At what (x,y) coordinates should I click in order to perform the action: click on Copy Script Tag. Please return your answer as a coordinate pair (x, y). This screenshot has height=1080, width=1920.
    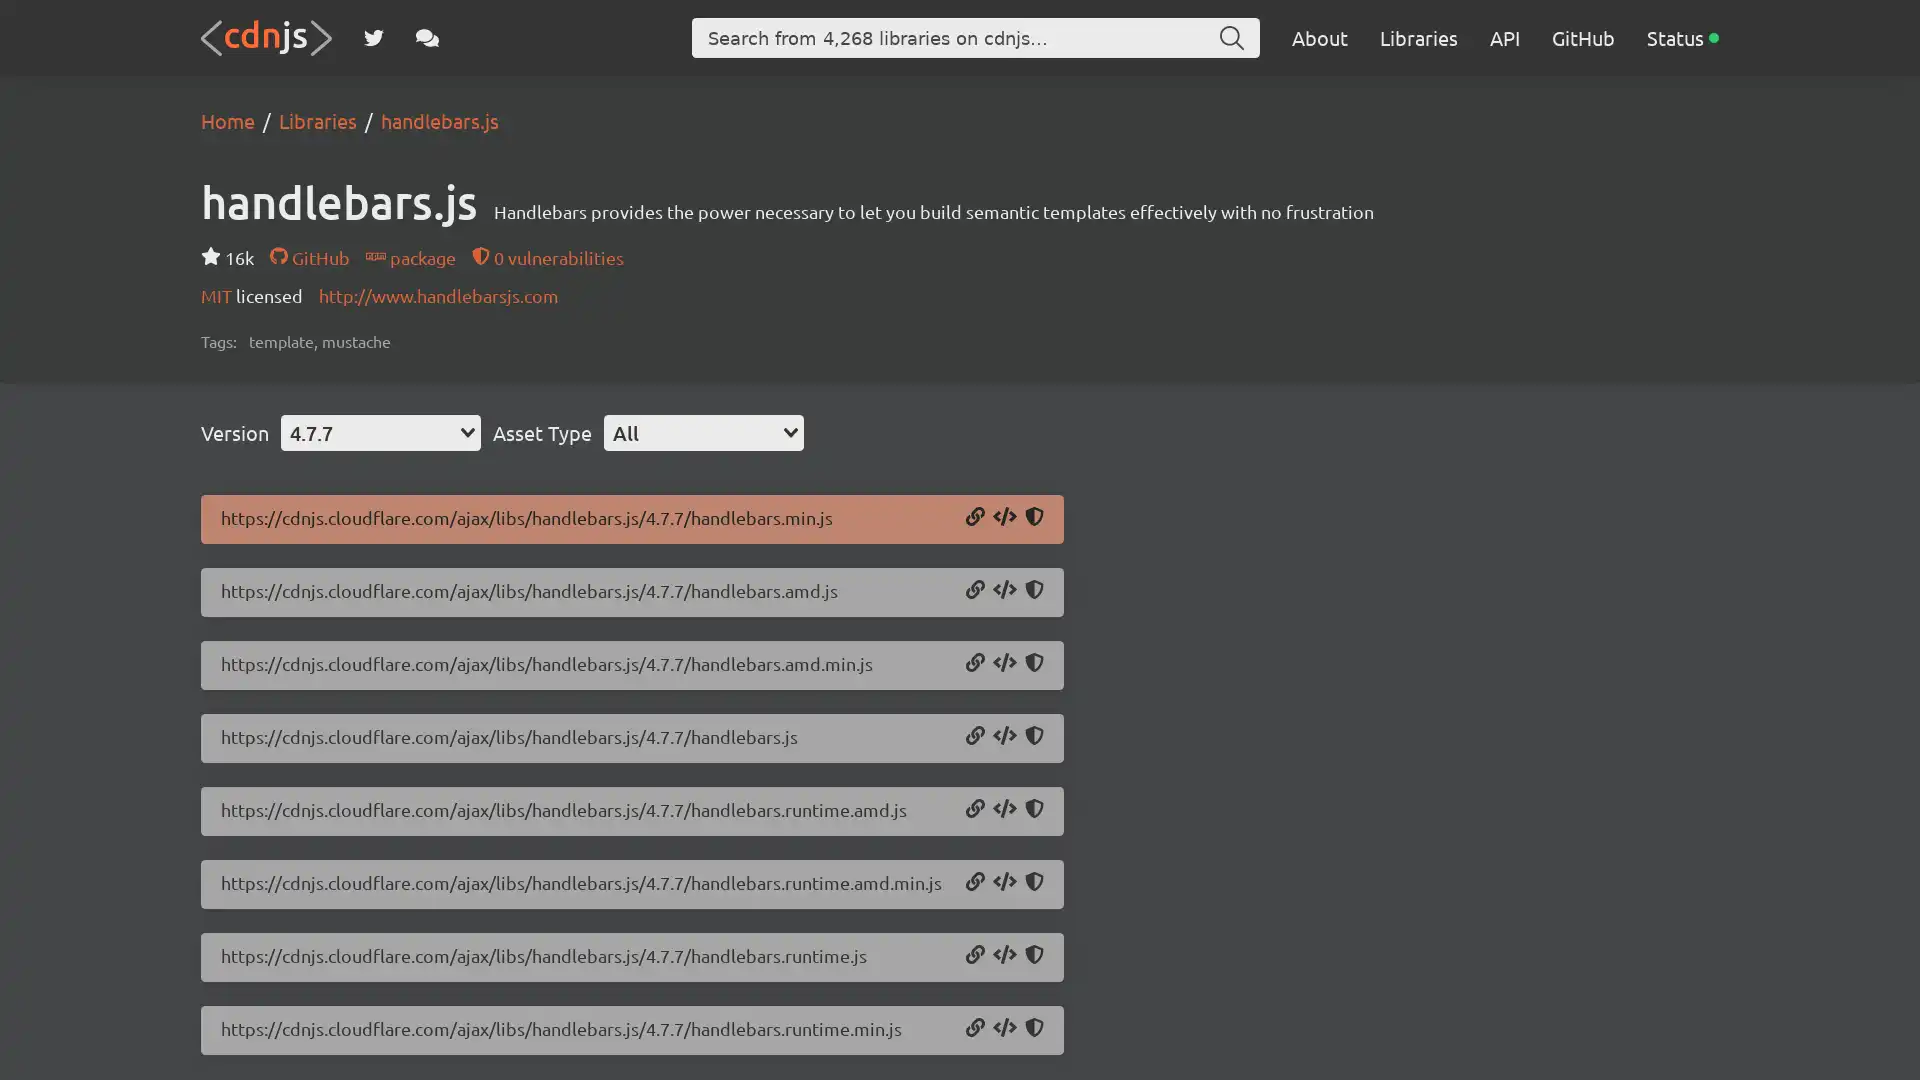
    Looking at the image, I should click on (1004, 664).